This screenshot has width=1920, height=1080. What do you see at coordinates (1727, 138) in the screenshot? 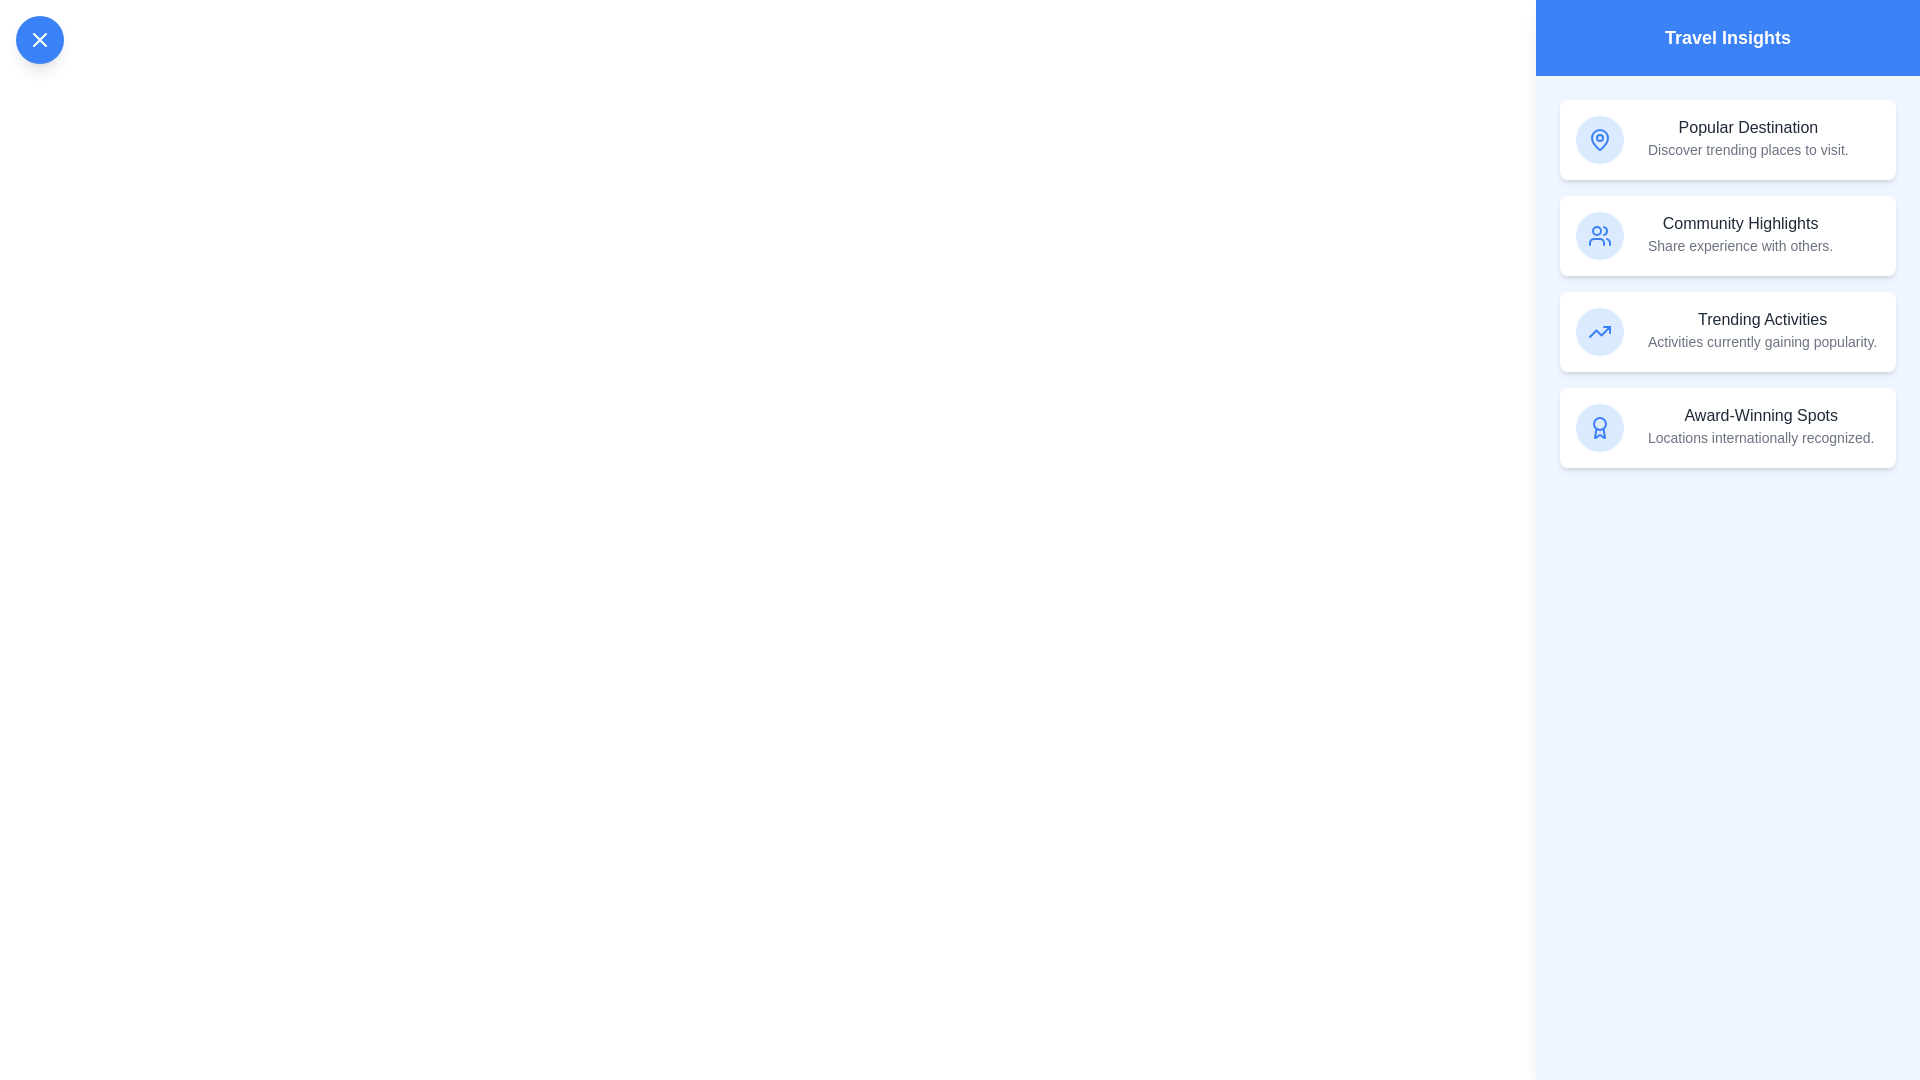
I see `the insight item labeled 'Popular Destination' to observe its hover effect` at bounding box center [1727, 138].